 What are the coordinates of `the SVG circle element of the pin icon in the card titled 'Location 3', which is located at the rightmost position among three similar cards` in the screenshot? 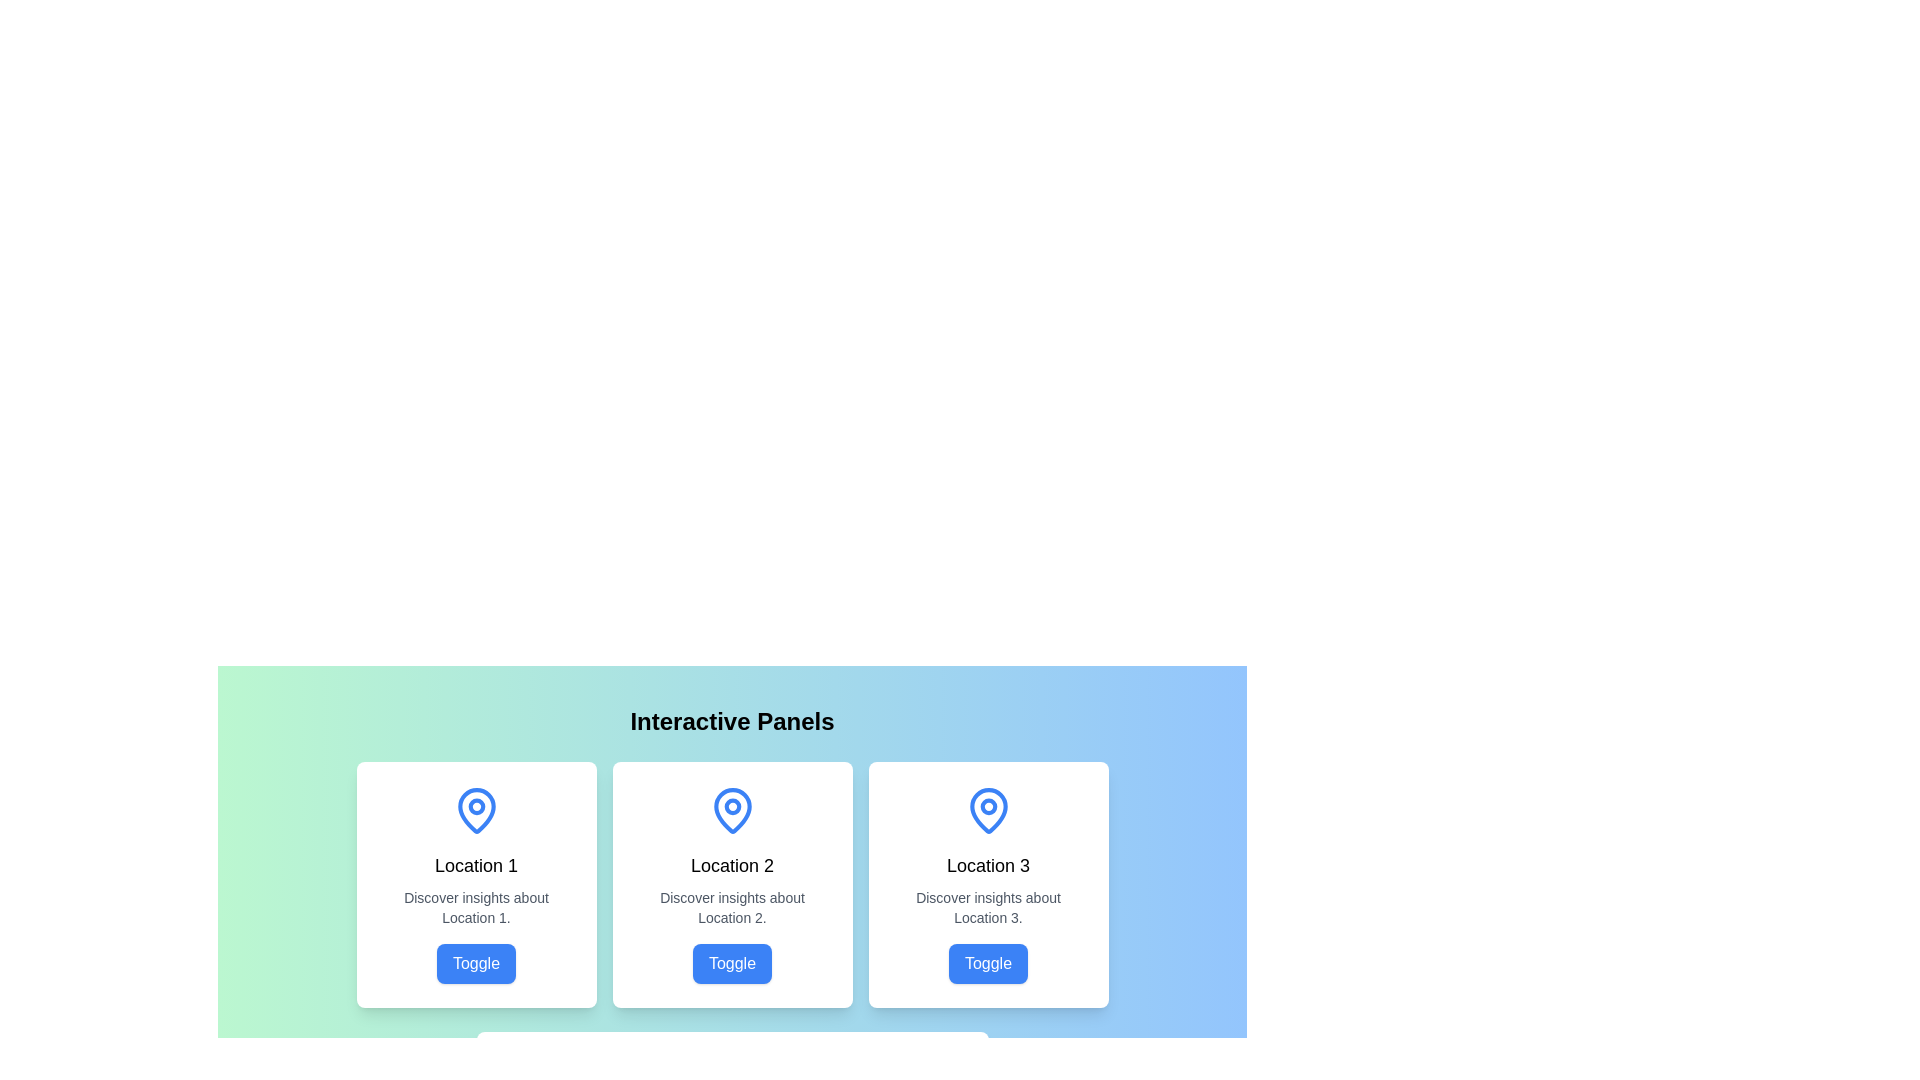 It's located at (988, 805).